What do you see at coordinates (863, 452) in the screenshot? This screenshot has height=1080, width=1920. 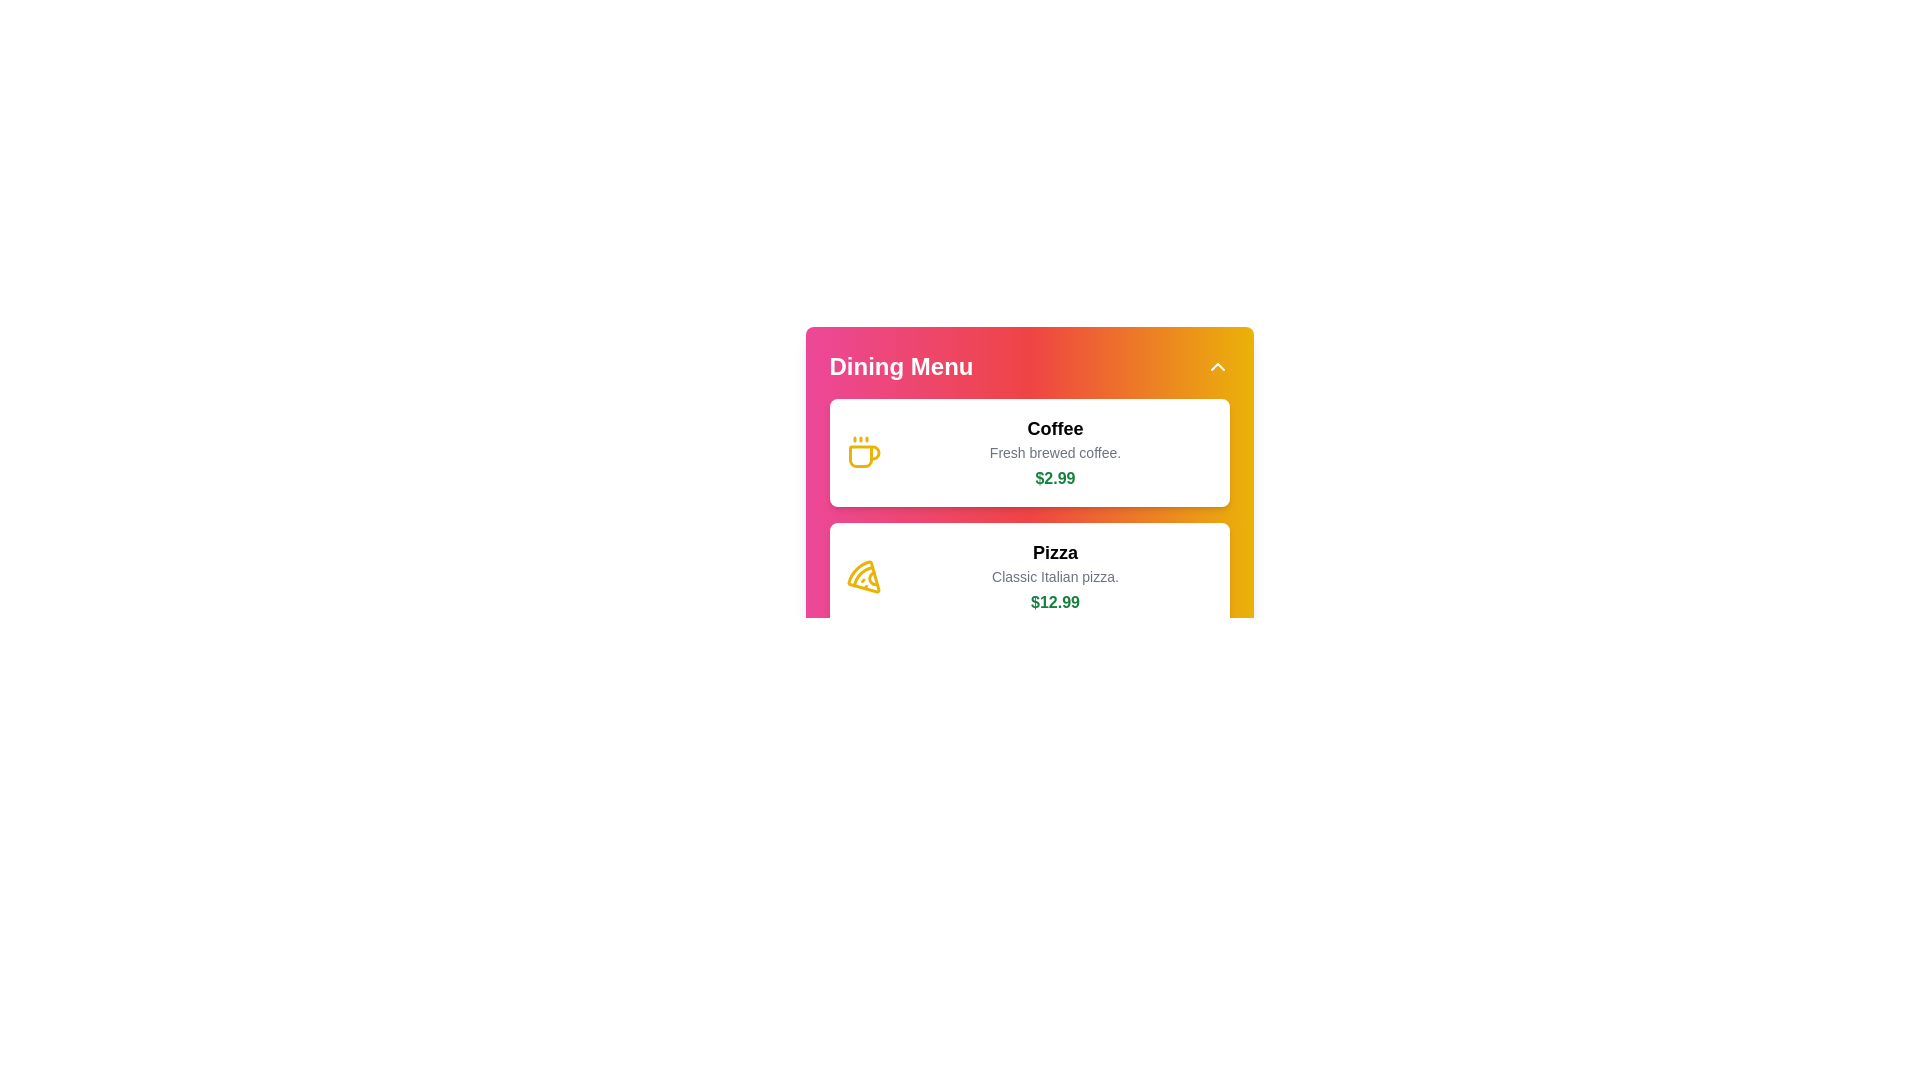 I see `the icon next to the menu item Coffee` at bounding box center [863, 452].